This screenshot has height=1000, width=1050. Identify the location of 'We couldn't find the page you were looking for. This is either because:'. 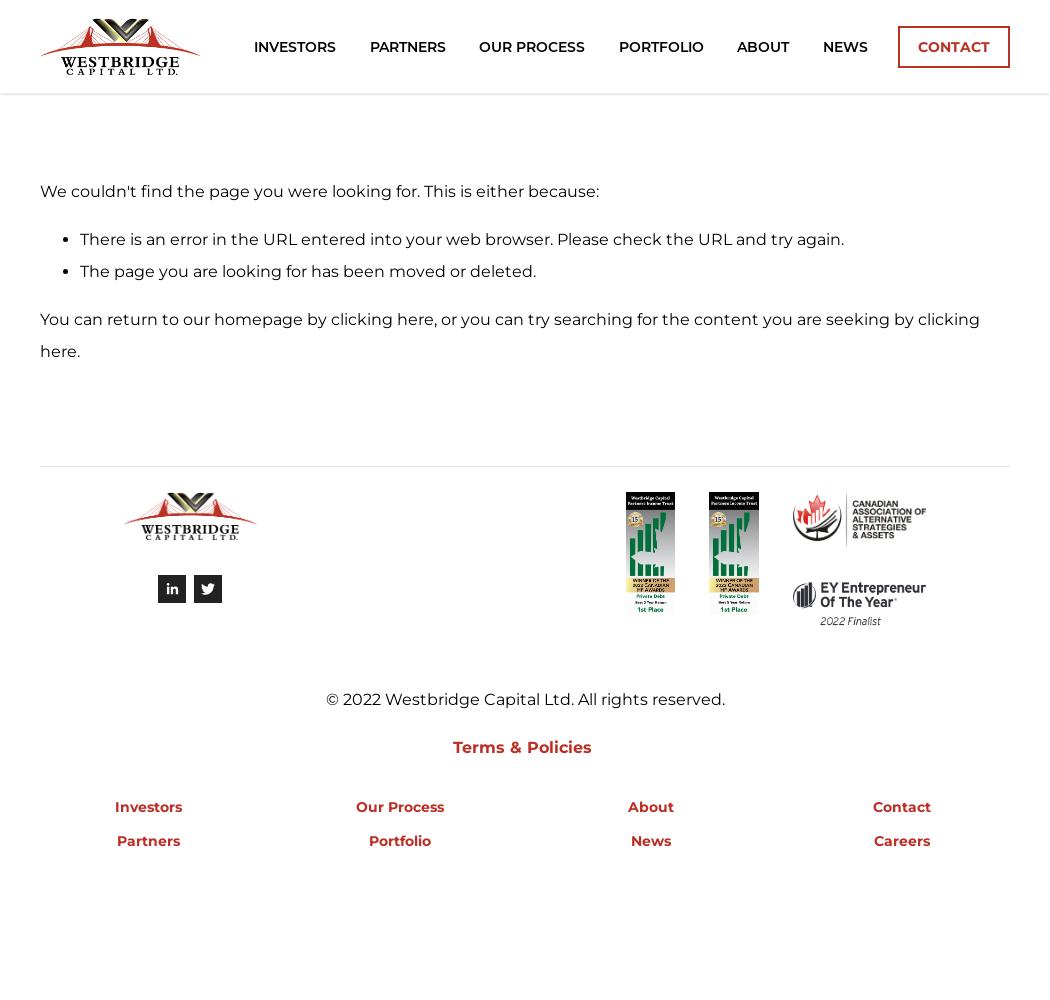
(39, 190).